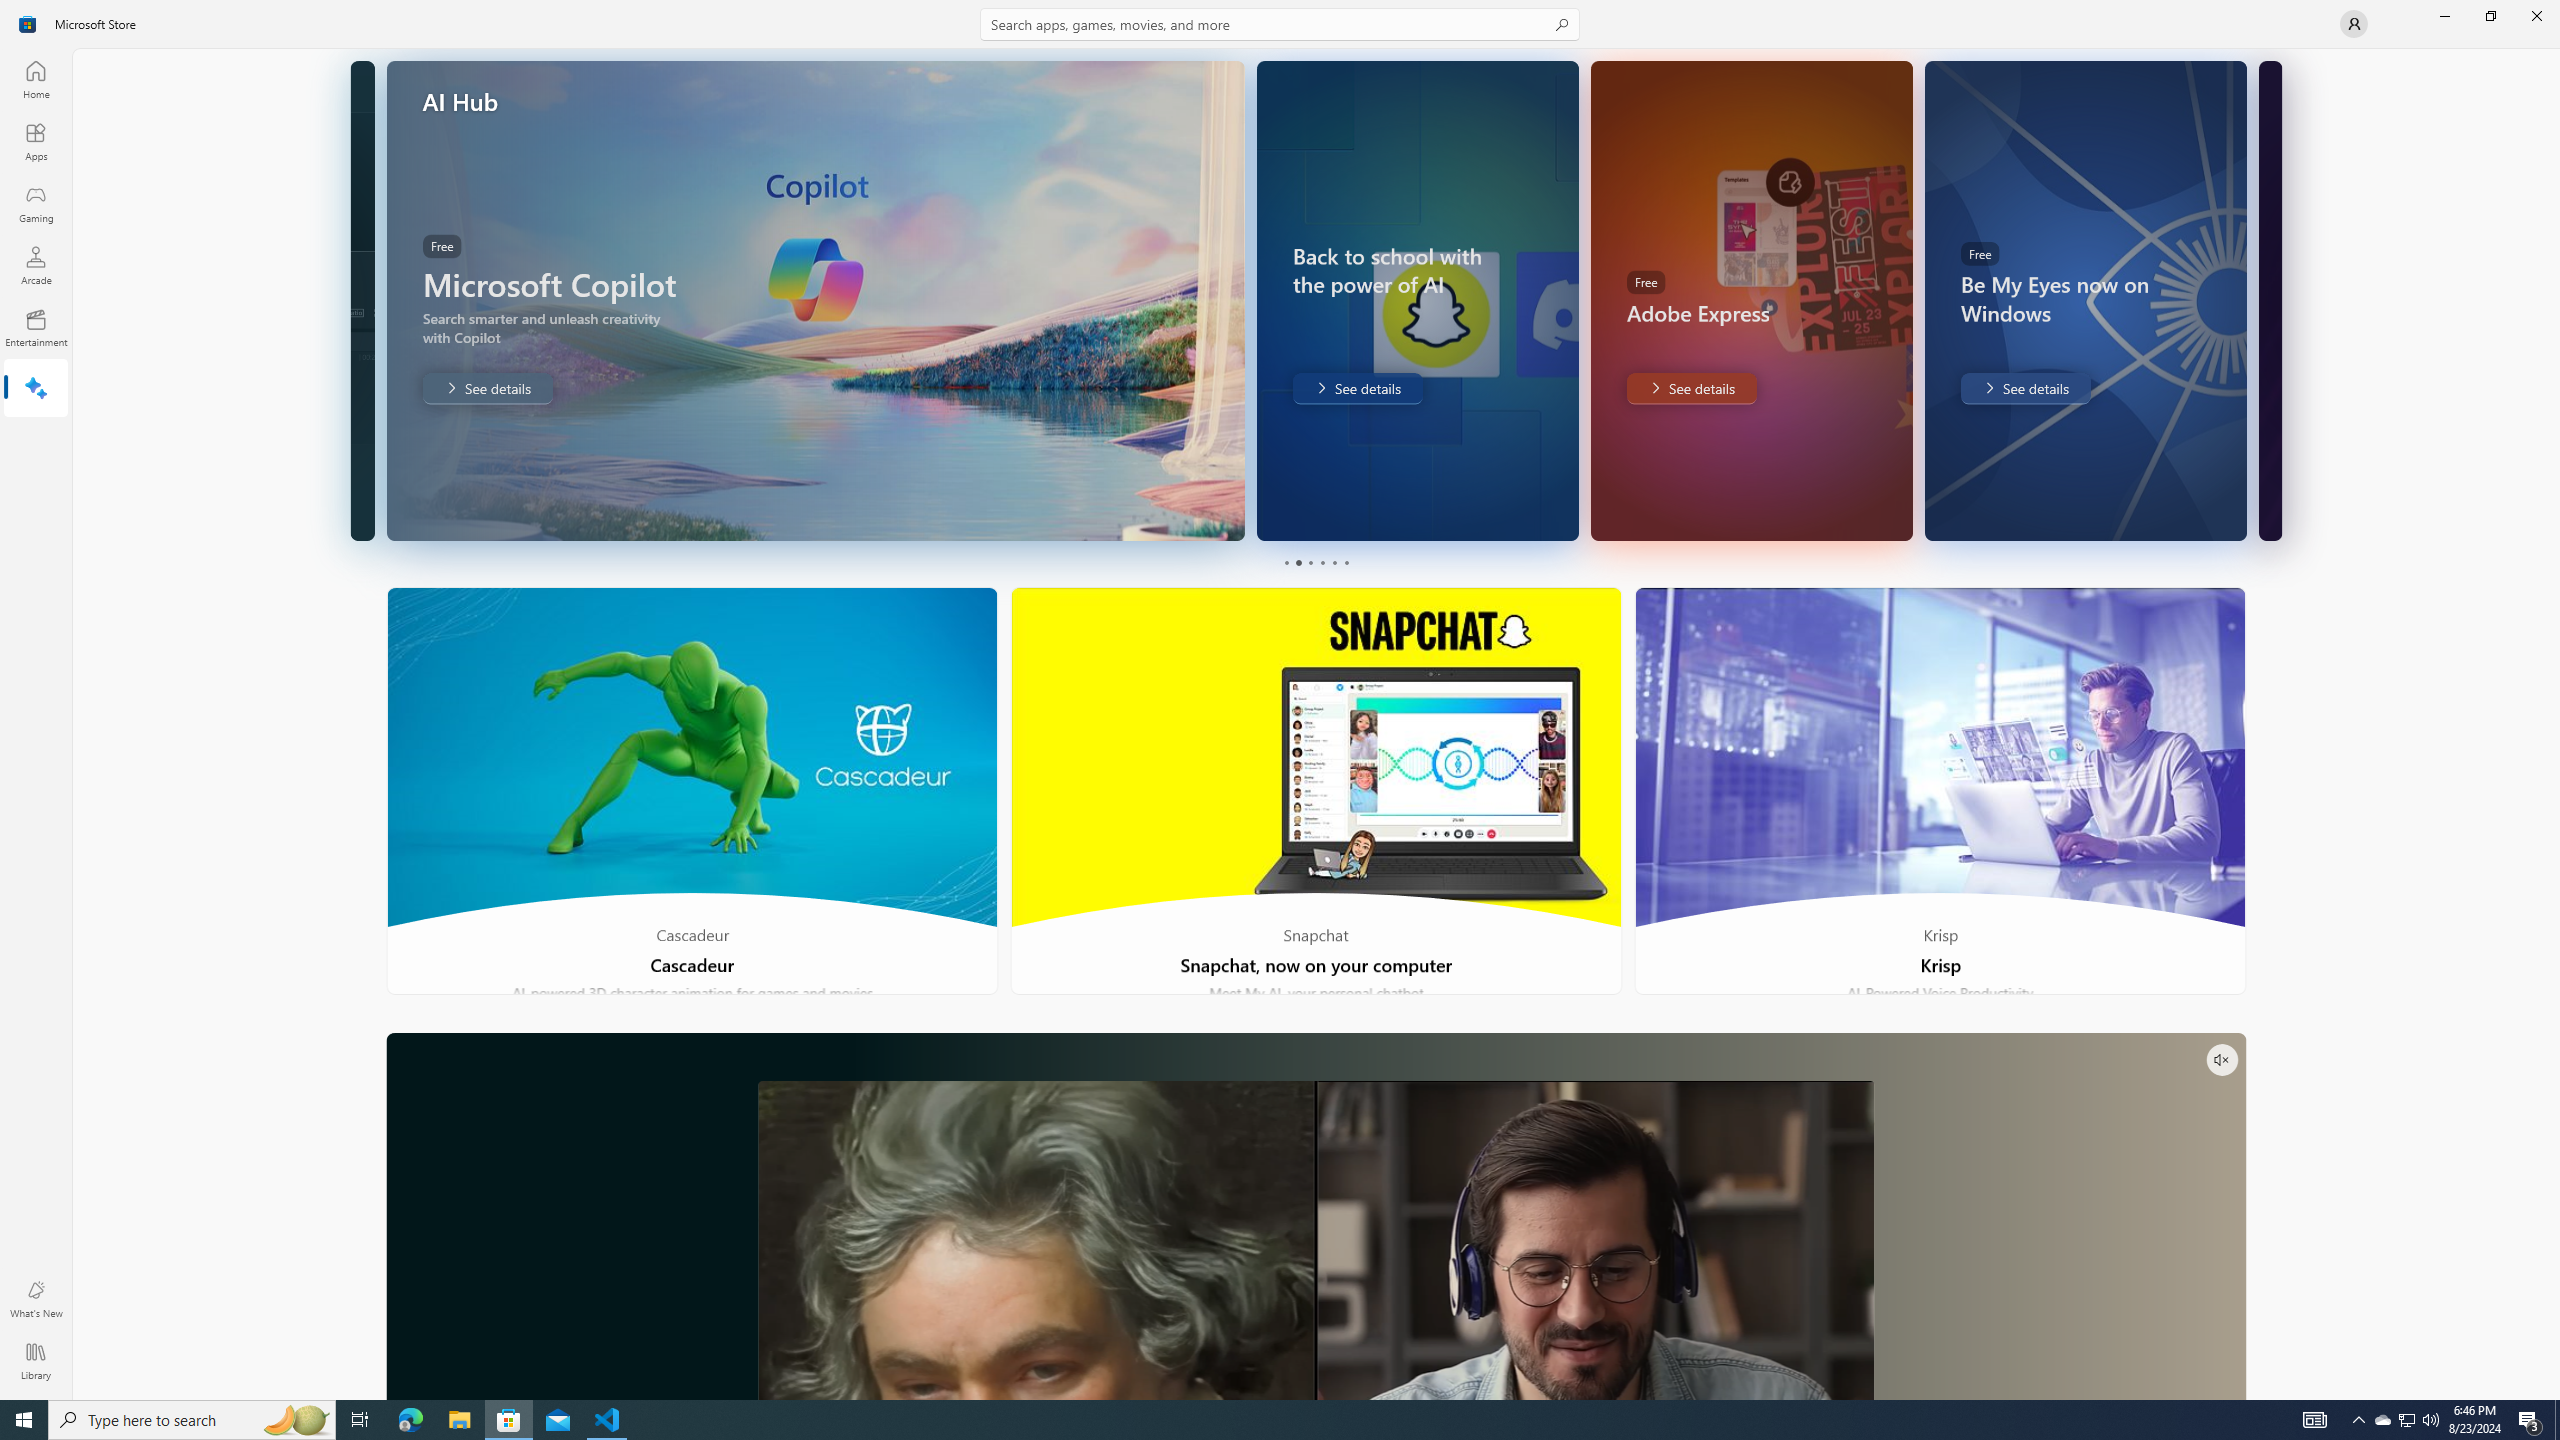 The image size is (2560, 1440). What do you see at coordinates (1332, 562) in the screenshot?
I see `'Page 5'` at bounding box center [1332, 562].